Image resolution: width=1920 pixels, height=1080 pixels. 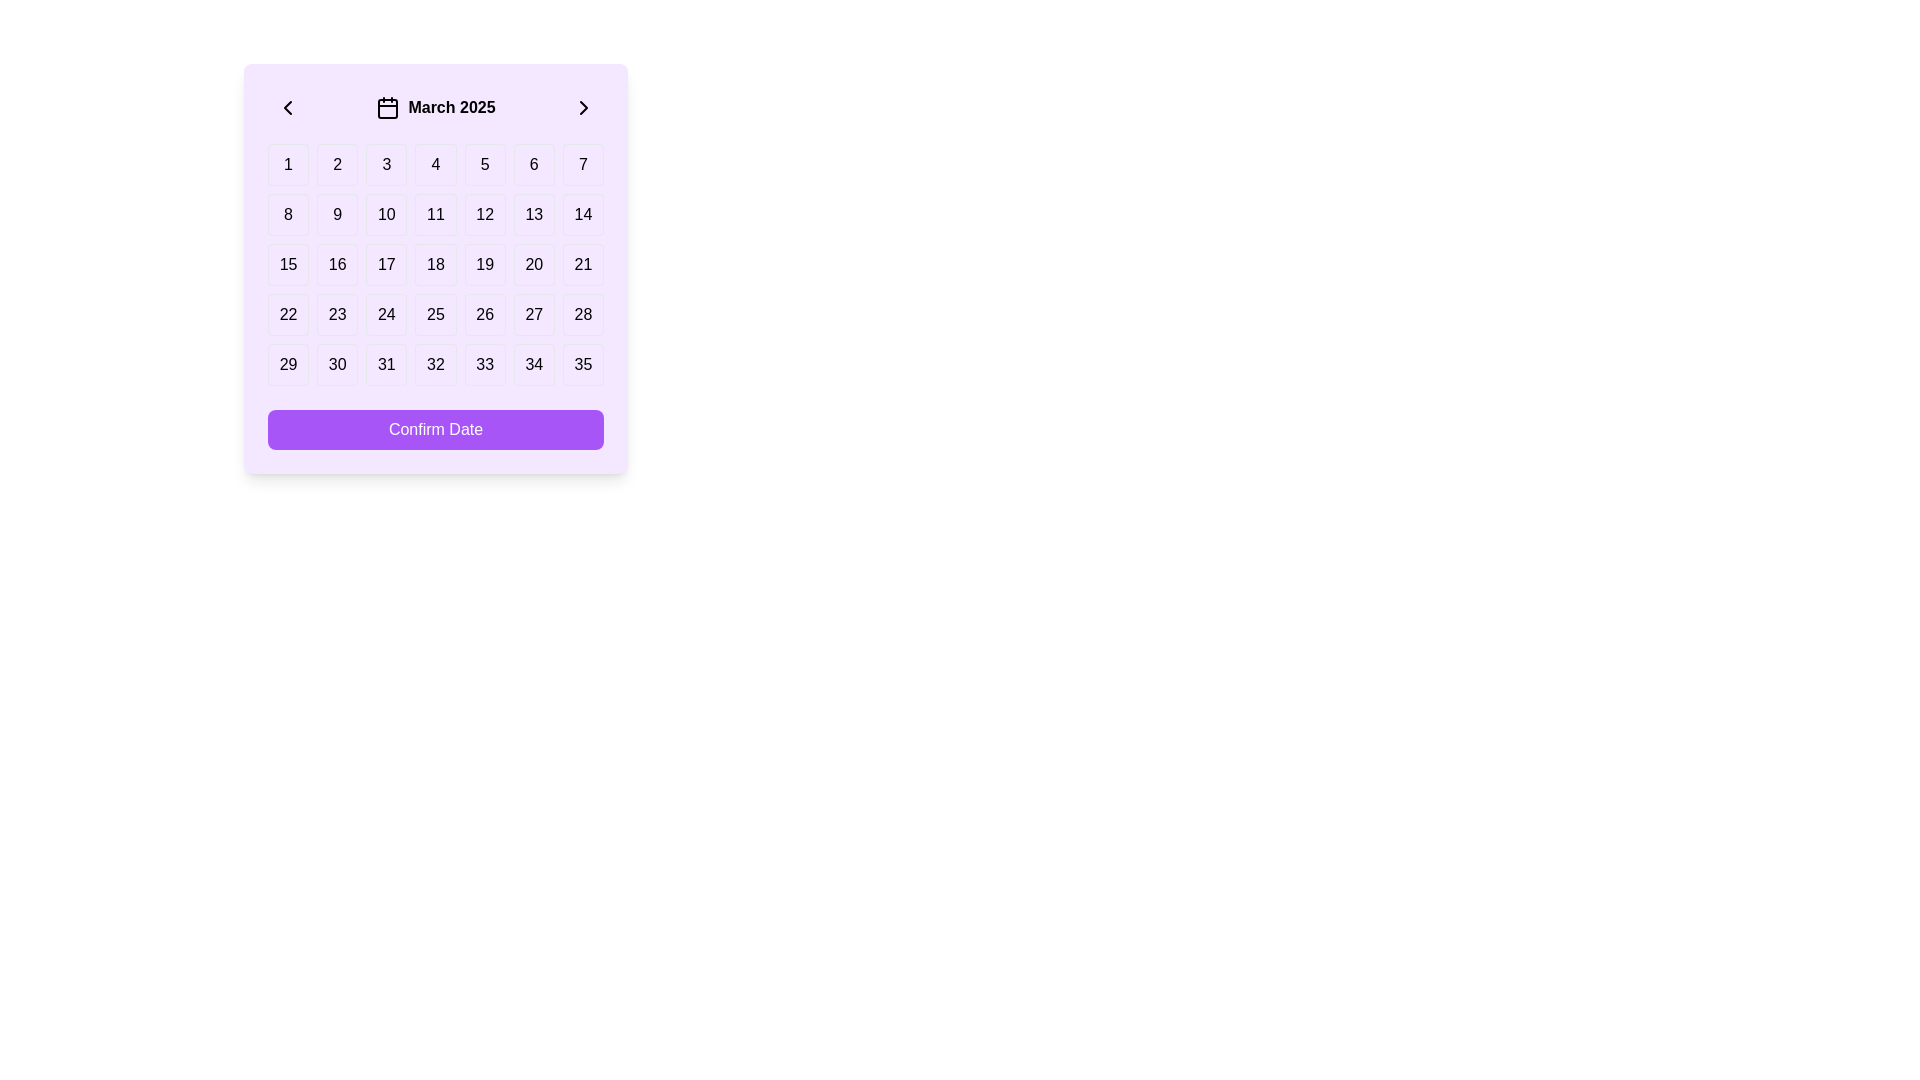 I want to click on the selectable day button representing the sixth day of the month in the calendar interface, located in the first row and sixth column of the grid layout, so click(x=534, y=164).